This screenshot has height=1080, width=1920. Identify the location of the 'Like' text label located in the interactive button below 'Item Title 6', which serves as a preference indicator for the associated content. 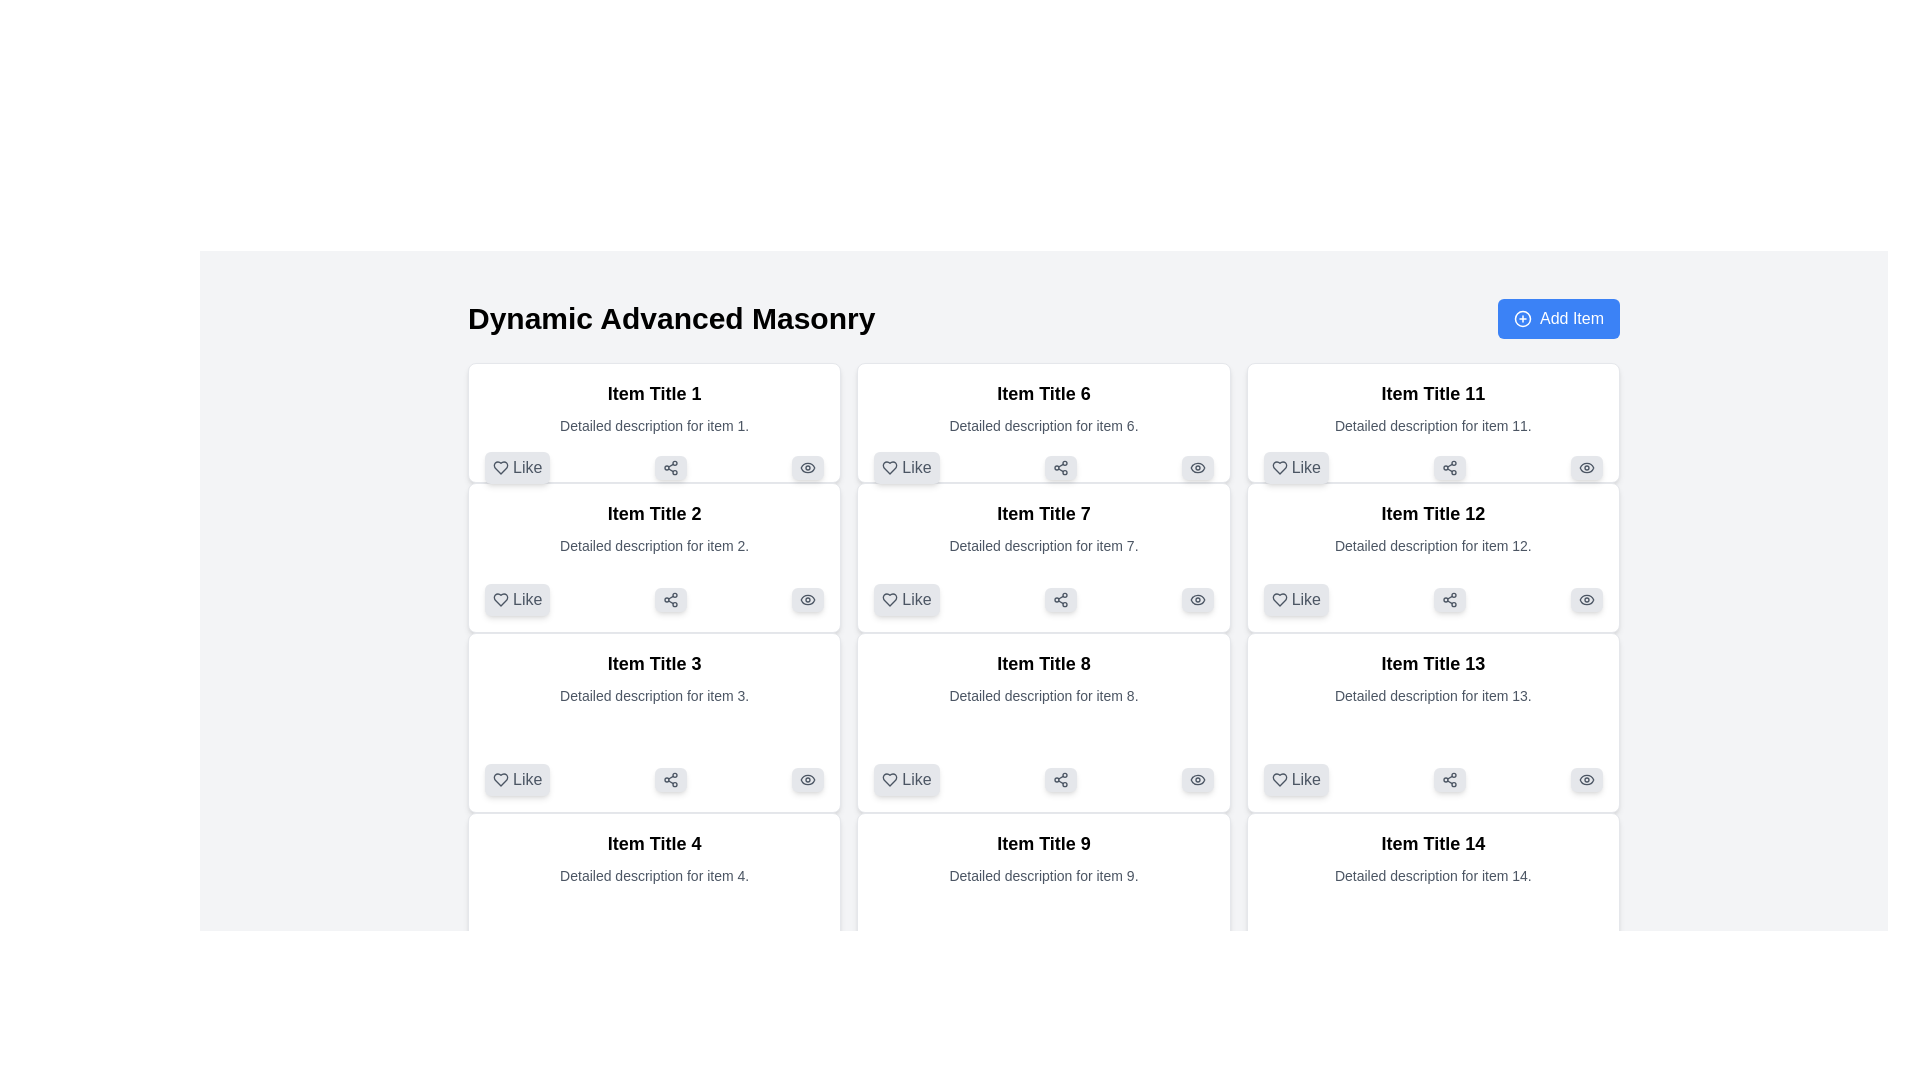
(915, 467).